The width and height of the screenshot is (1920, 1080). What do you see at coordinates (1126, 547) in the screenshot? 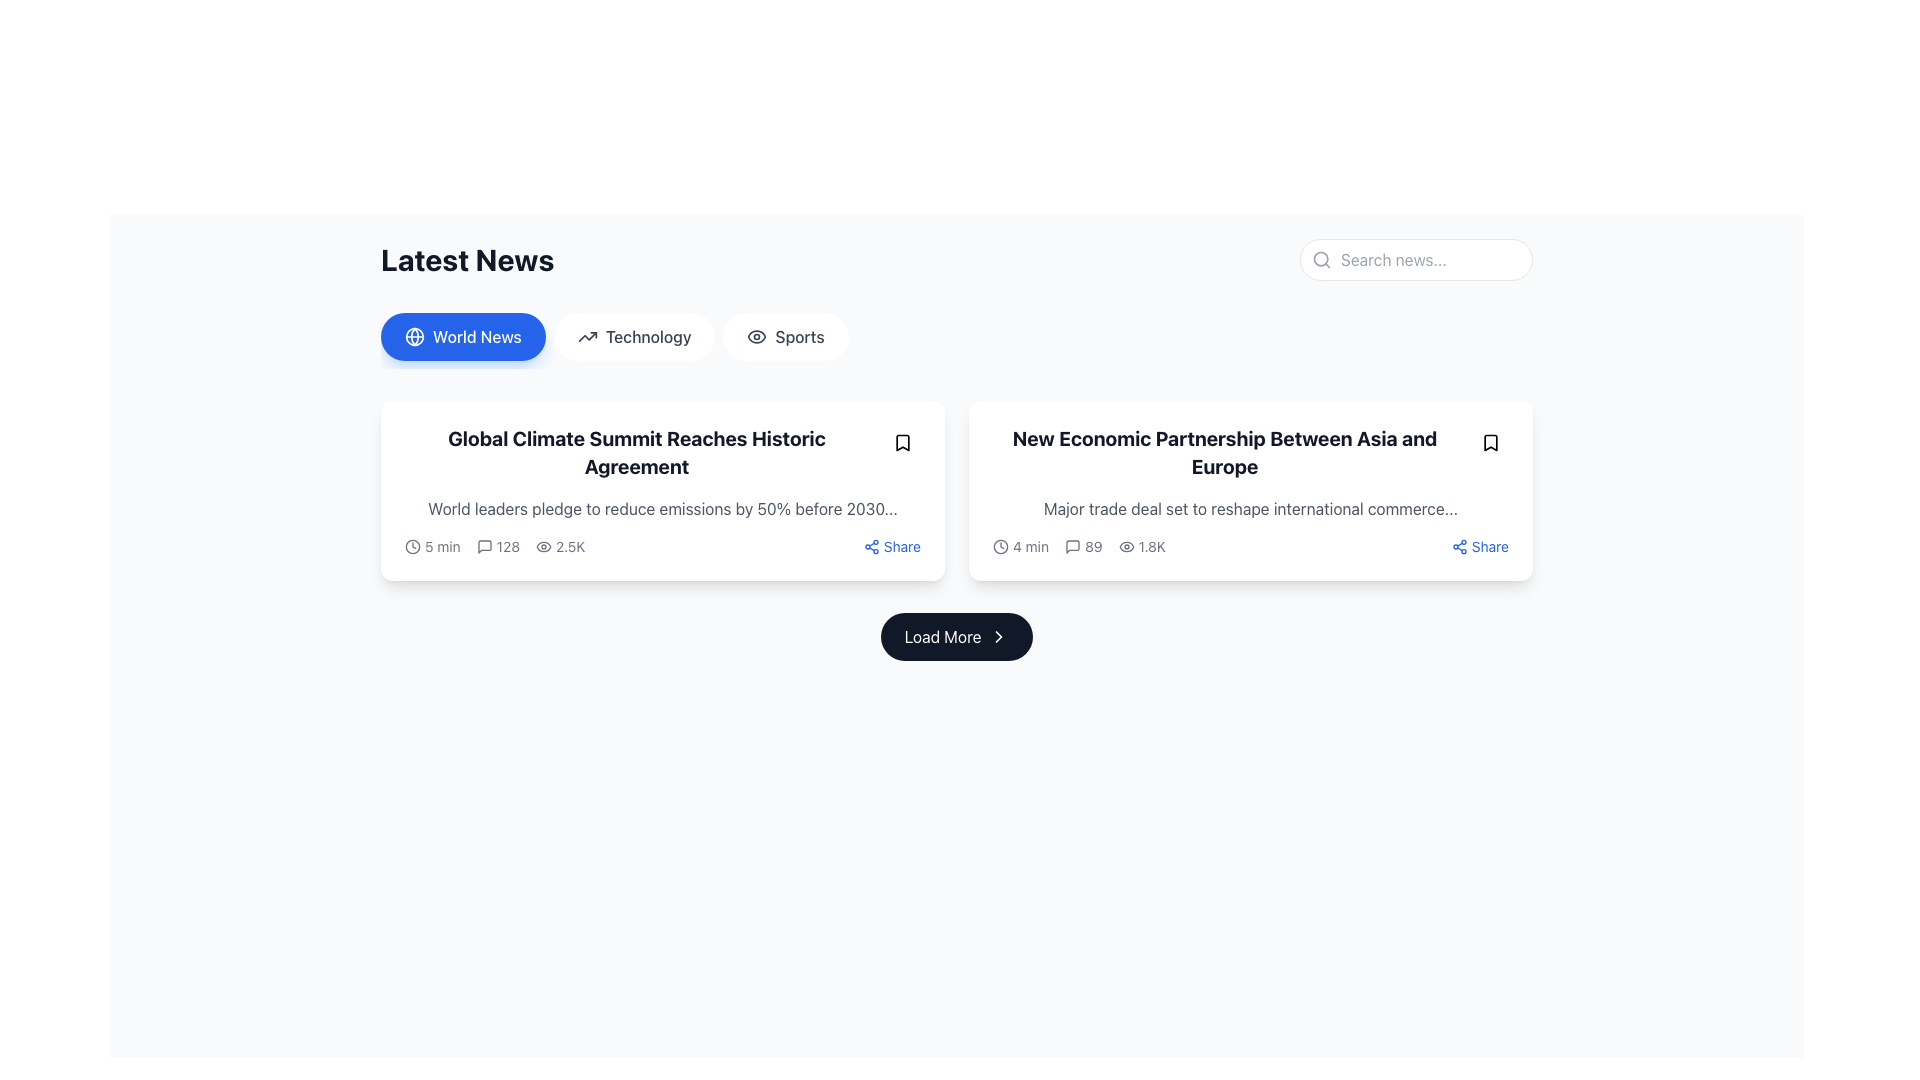
I see `the eye icon located to the left of the text '1.8K' in the bottom-right part of the second card` at bounding box center [1126, 547].